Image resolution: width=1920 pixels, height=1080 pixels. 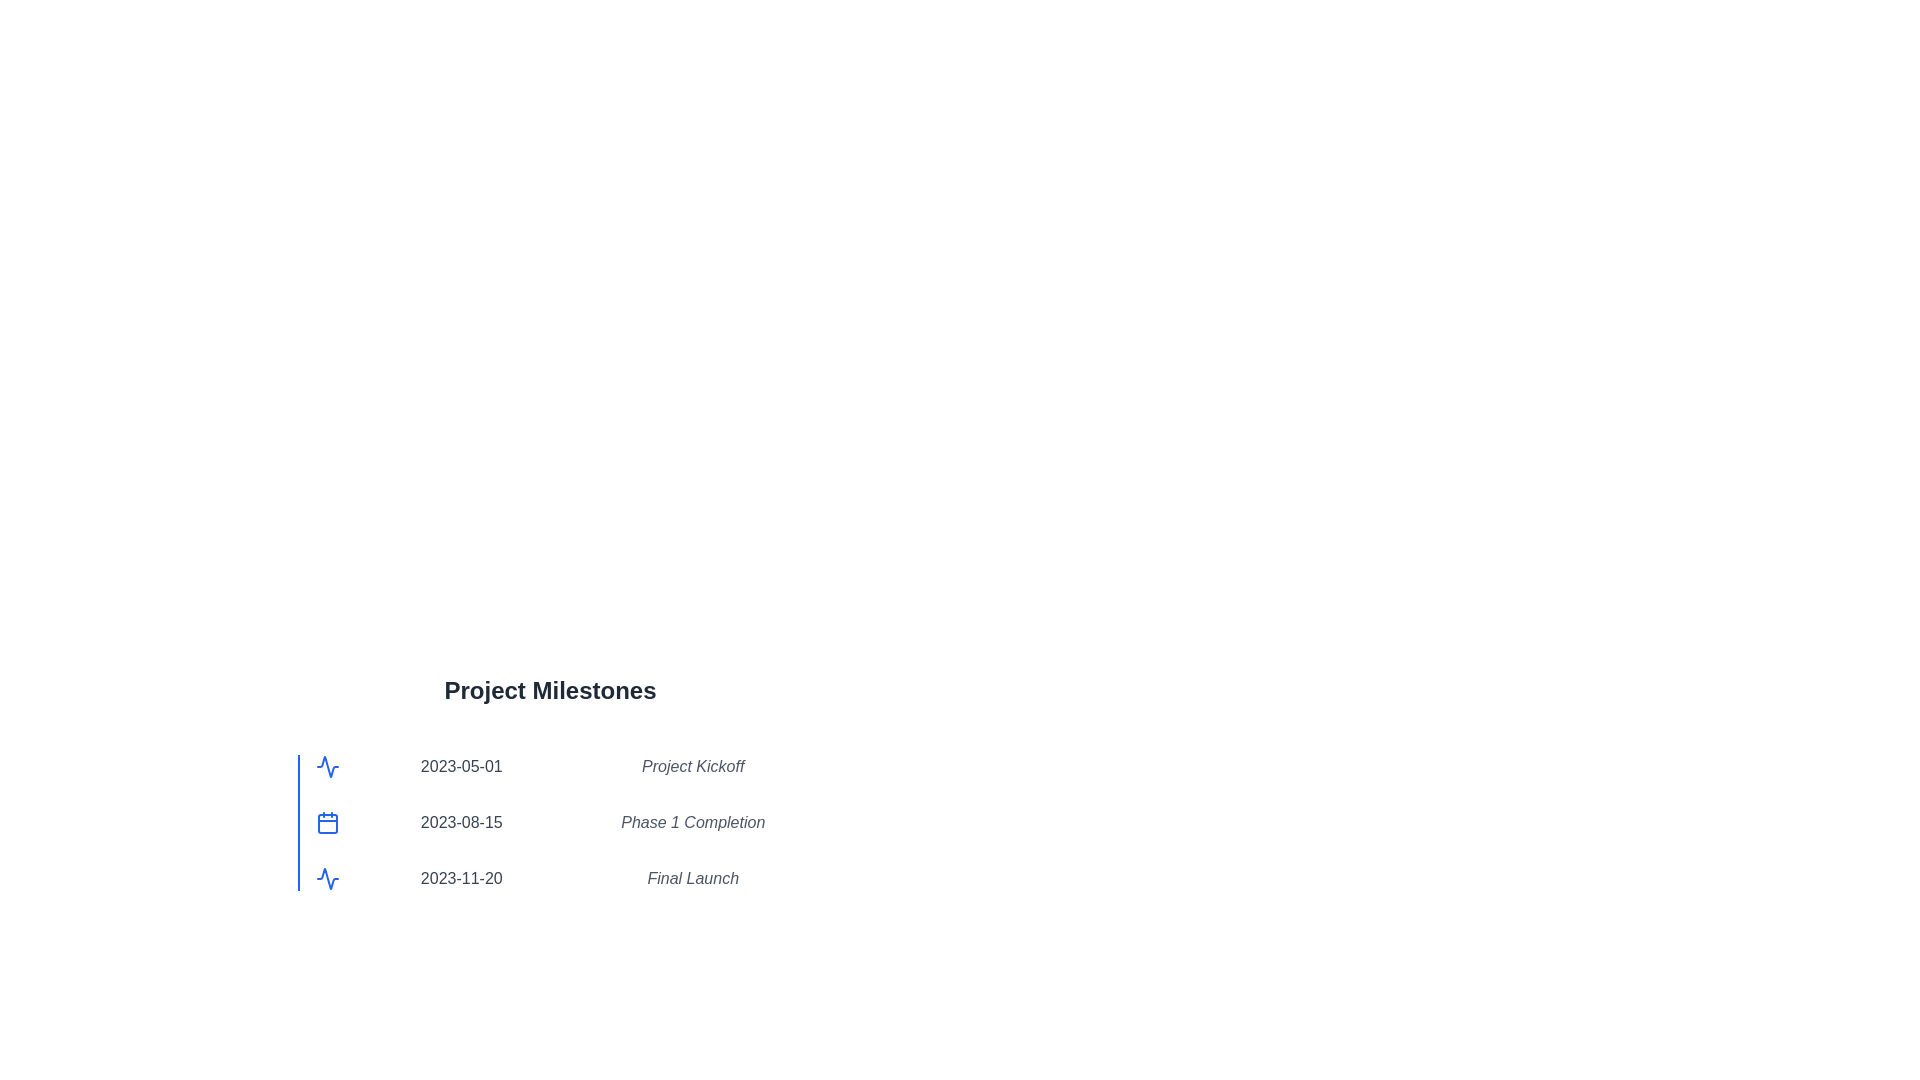 What do you see at coordinates (327, 824) in the screenshot?
I see `the decorative SVG rectangle inside the calendar icon, which is part of the second event in the vertical sequence of milestones on the timeline graphic` at bounding box center [327, 824].